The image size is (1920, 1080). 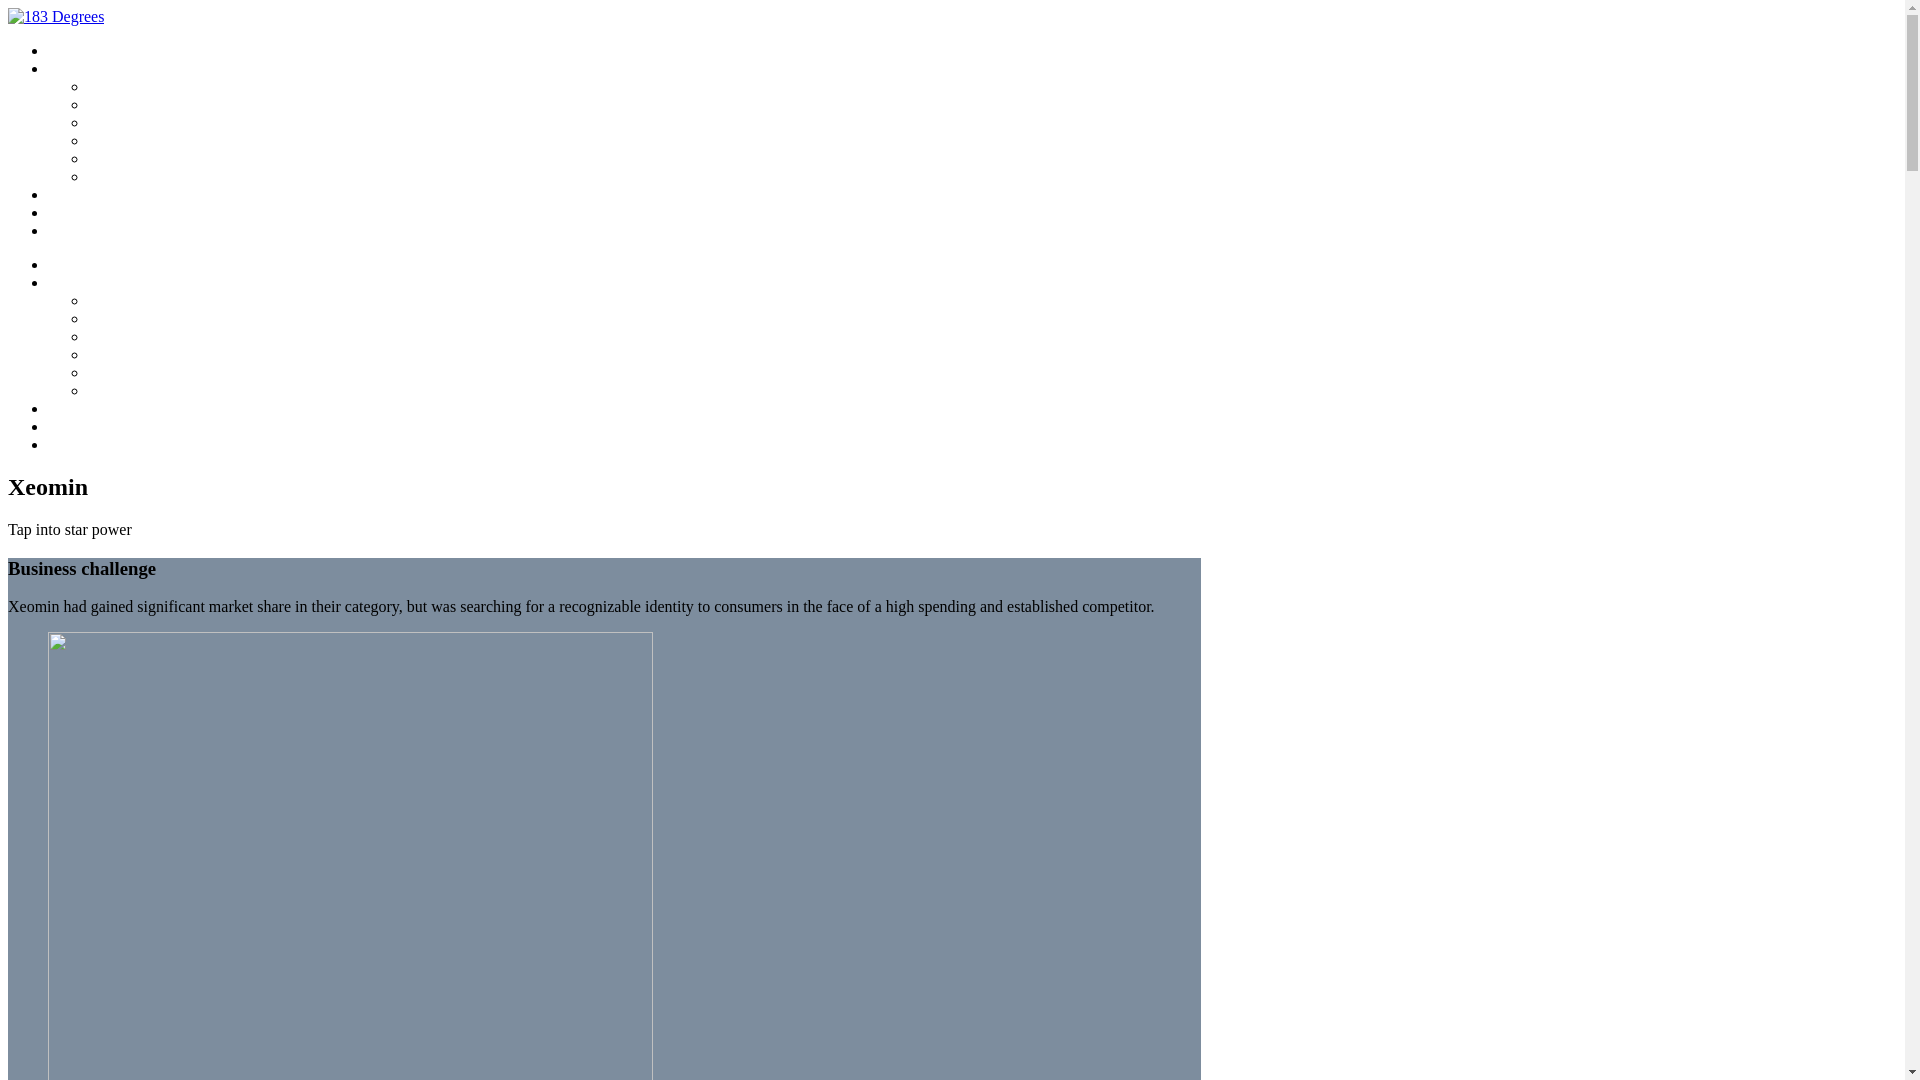 What do you see at coordinates (136, 335) in the screenshot?
I see `'Clear + Brilliant'` at bounding box center [136, 335].